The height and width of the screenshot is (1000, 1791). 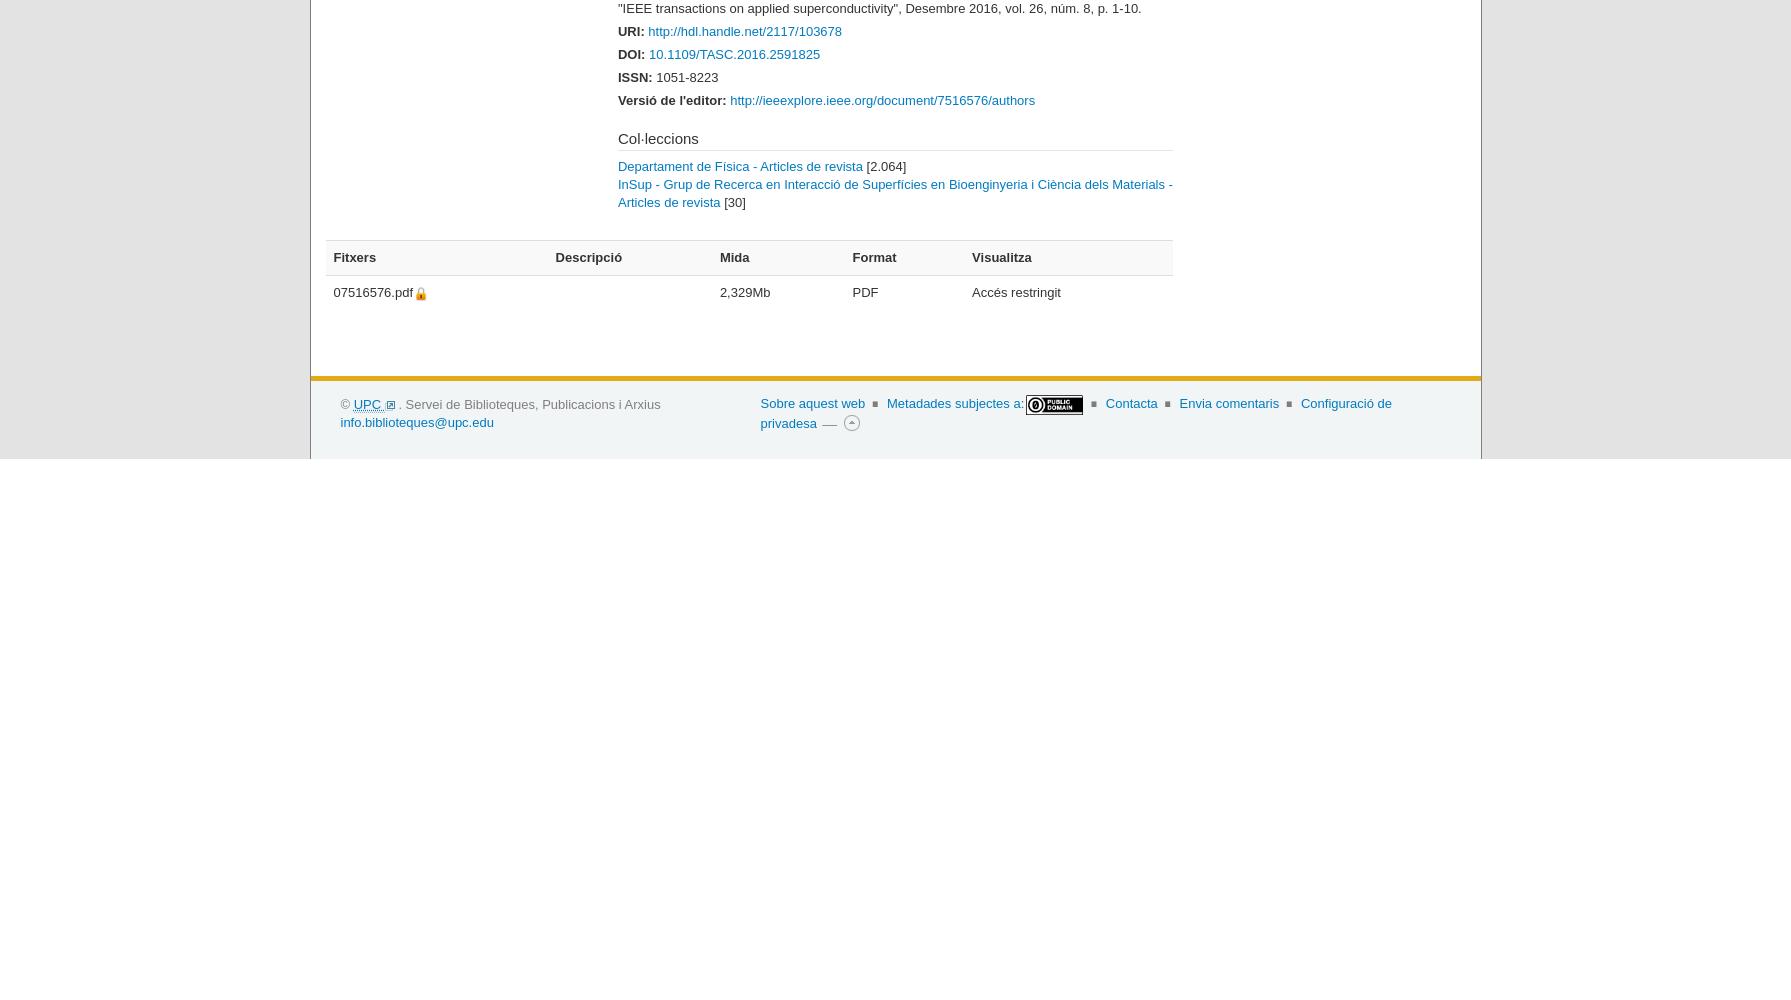 What do you see at coordinates (616, 98) in the screenshot?
I see `'Versió de l'editor'` at bounding box center [616, 98].